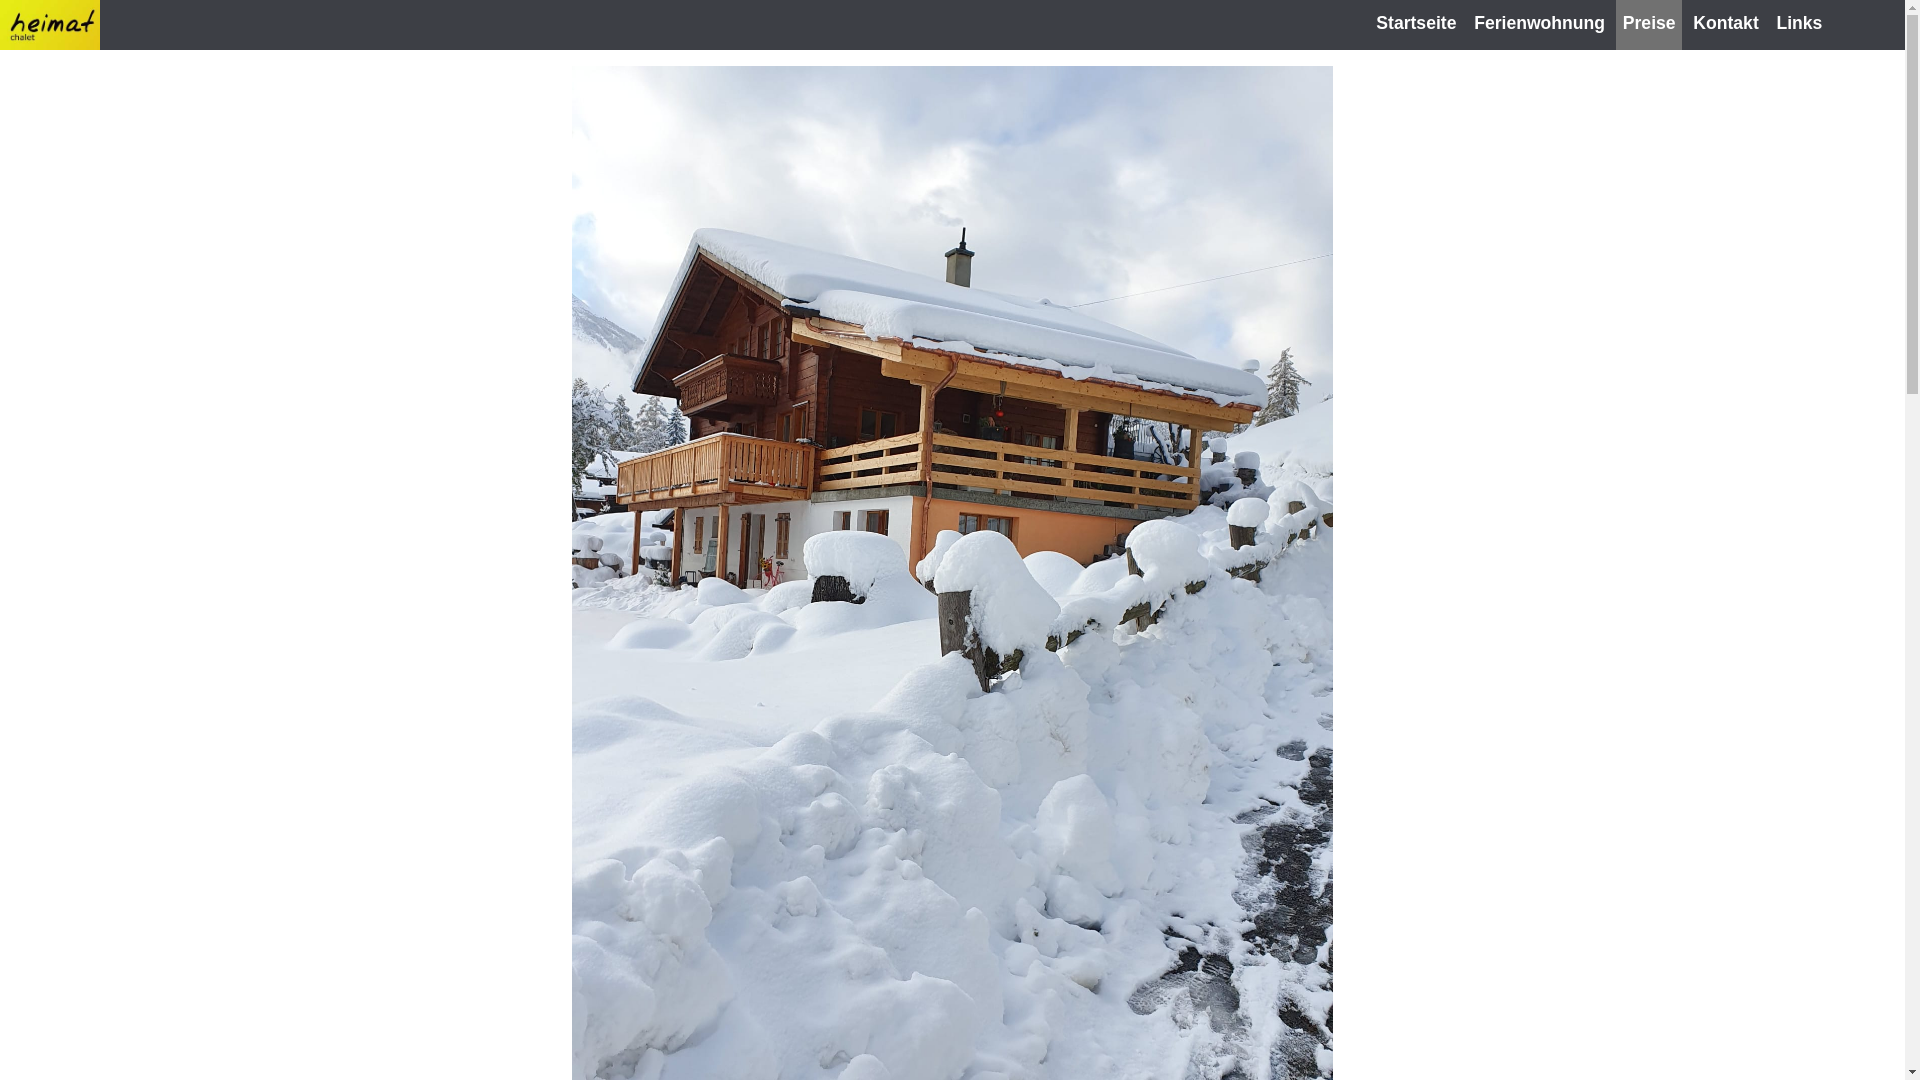 The image size is (1920, 1080). I want to click on 'Preise', so click(1649, 23).